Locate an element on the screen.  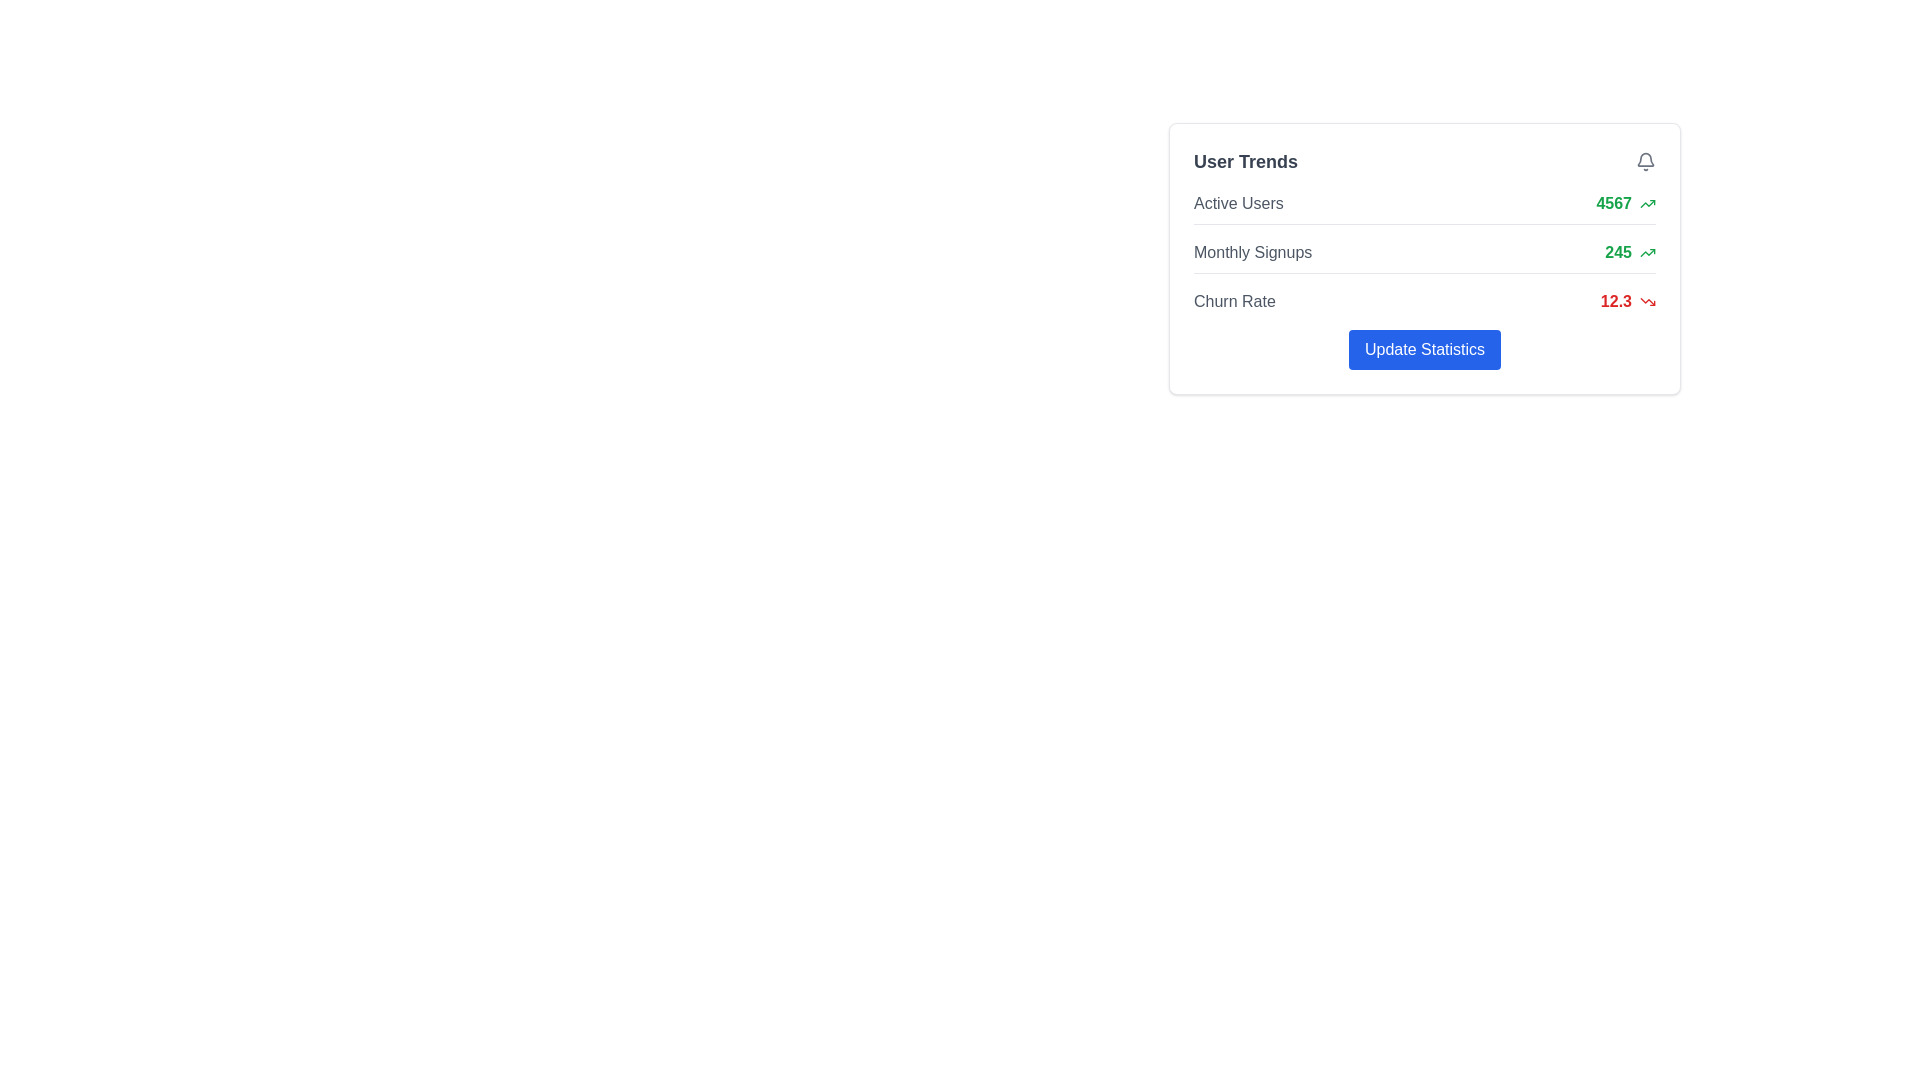
value displayed in the Text element showing the number of monthly signups, which is located to the right of the 'Monthly Signups' label in the 'User Trends' card is located at coordinates (1630, 252).